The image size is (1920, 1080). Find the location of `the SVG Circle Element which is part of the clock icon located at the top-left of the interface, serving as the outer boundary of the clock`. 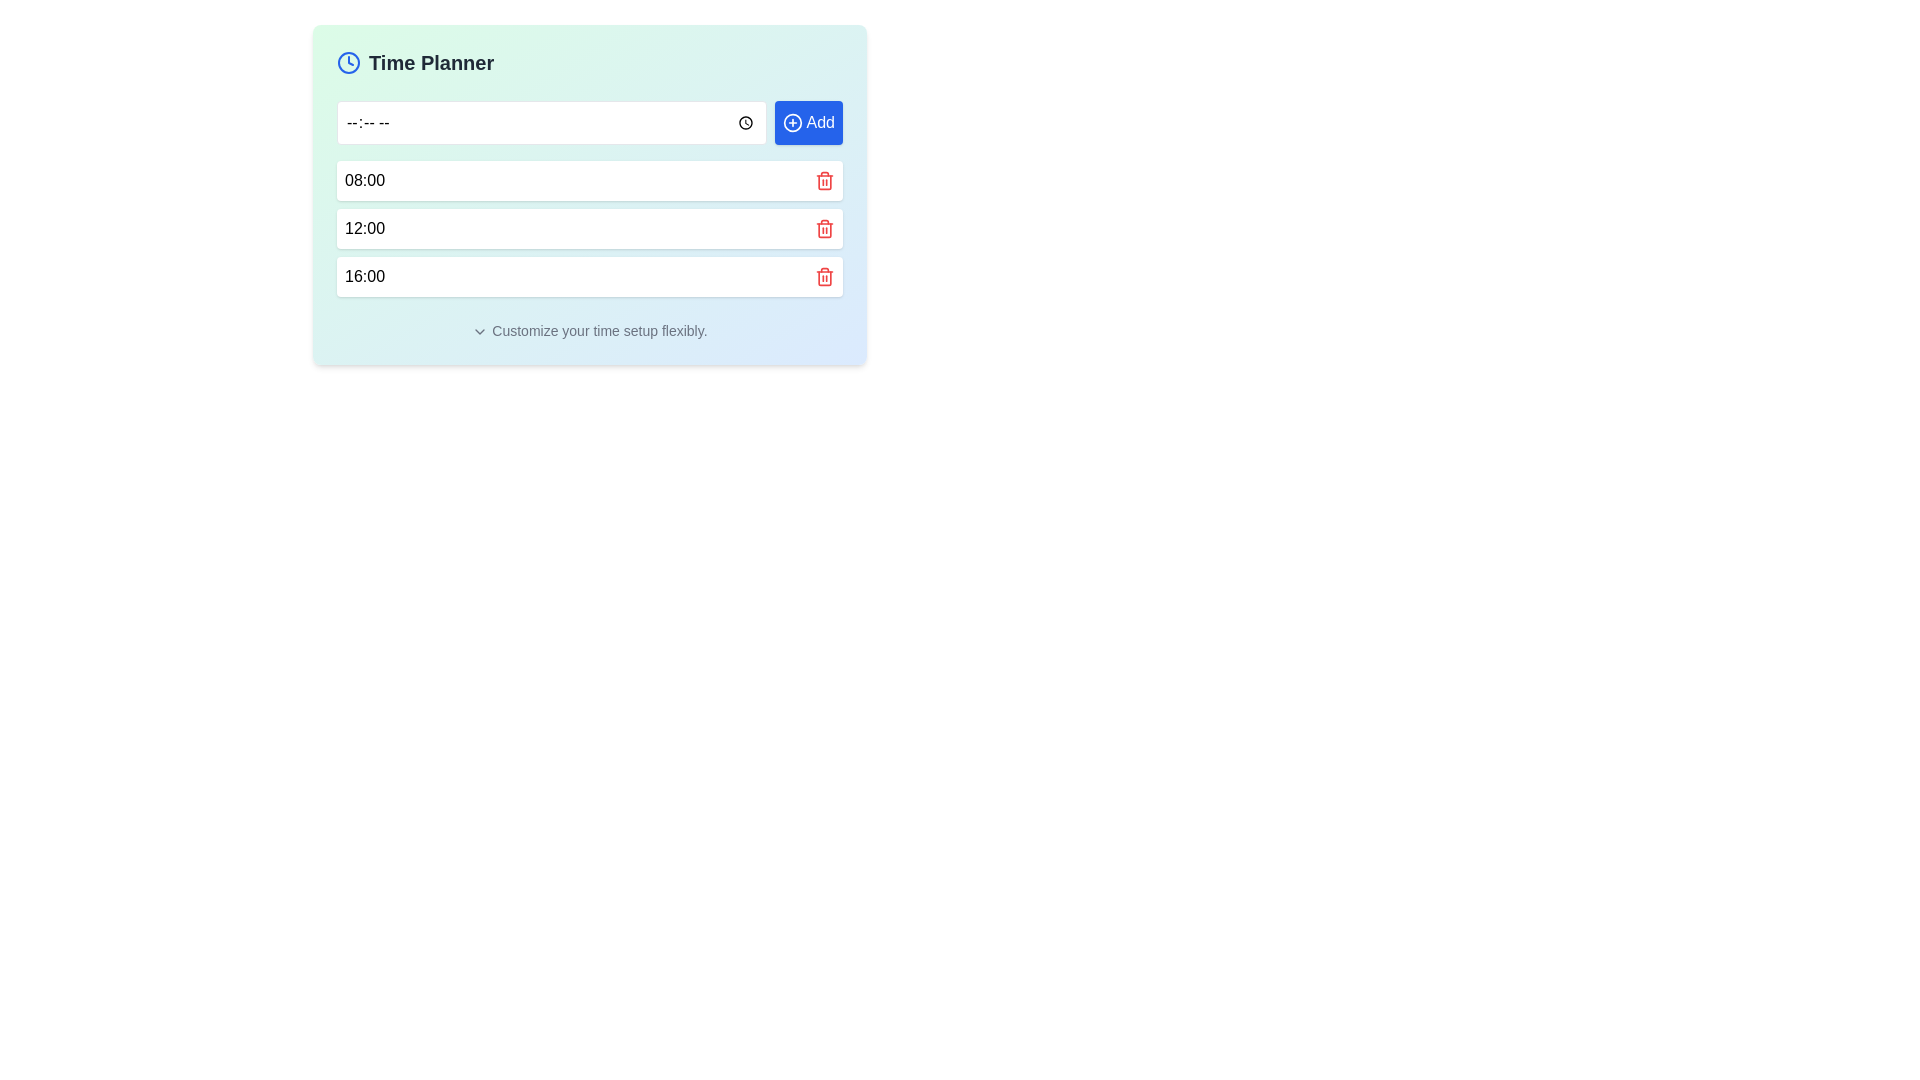

the SVG Circle Element which is part of the clock icon located at the top-left of the interface, serving as the outer boundary of the clock is located at coordinates (349, 61).